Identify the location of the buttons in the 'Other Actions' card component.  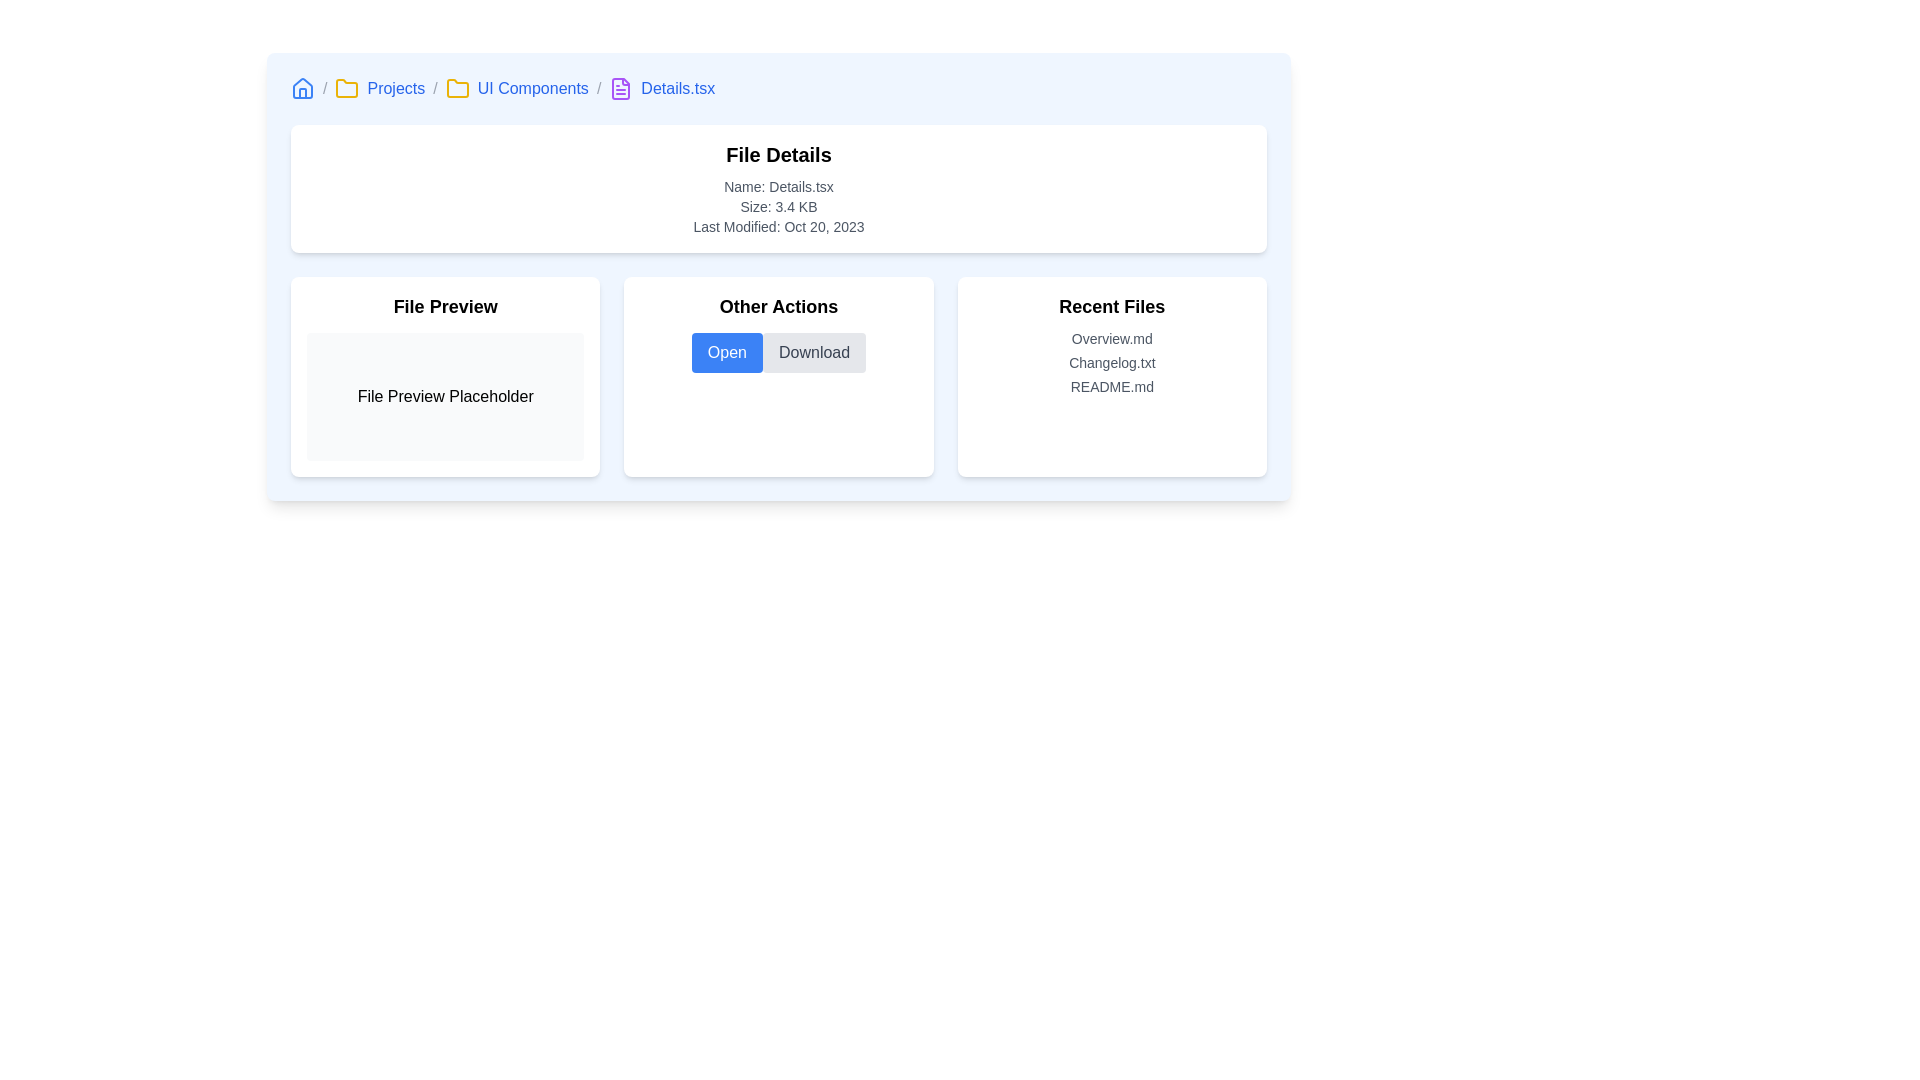
(777, 377).